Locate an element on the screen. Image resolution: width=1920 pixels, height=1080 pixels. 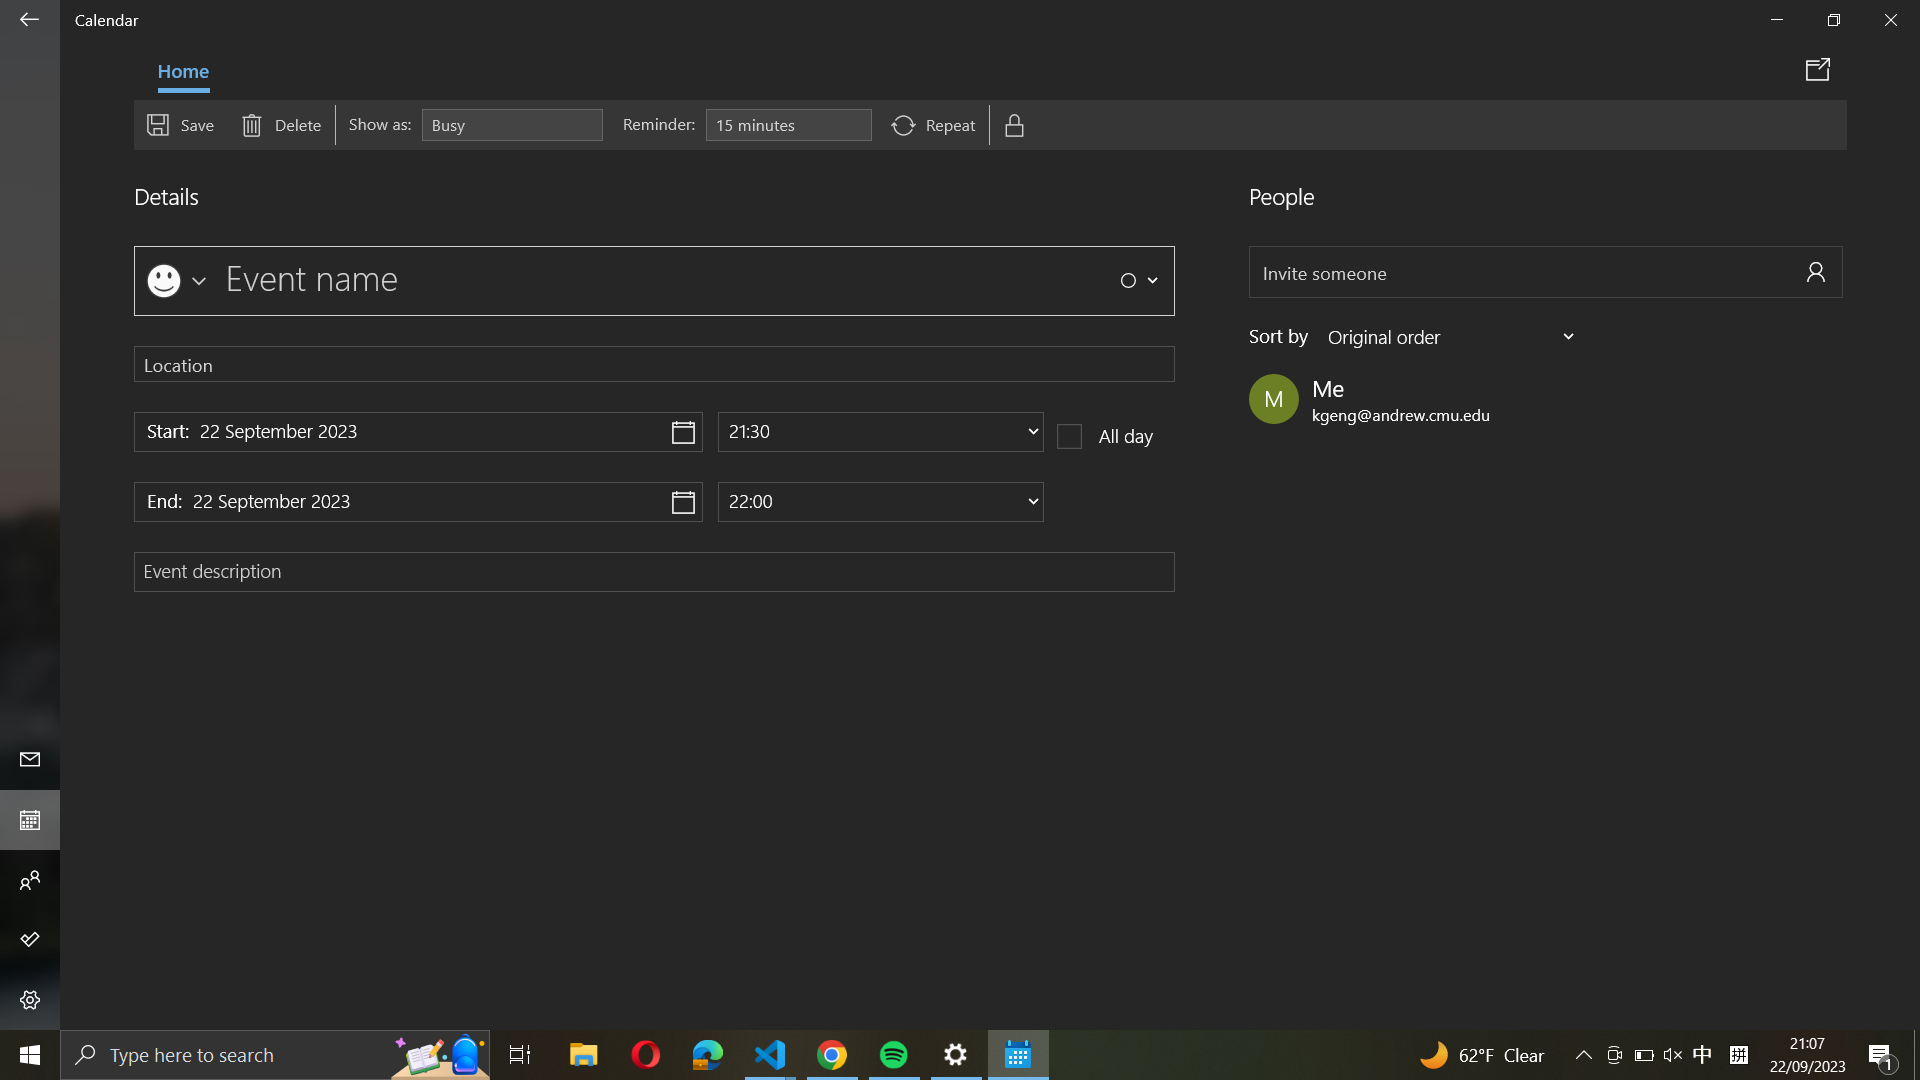
the event"s start date feature by clicking on it is located at coordinates (417, 431).